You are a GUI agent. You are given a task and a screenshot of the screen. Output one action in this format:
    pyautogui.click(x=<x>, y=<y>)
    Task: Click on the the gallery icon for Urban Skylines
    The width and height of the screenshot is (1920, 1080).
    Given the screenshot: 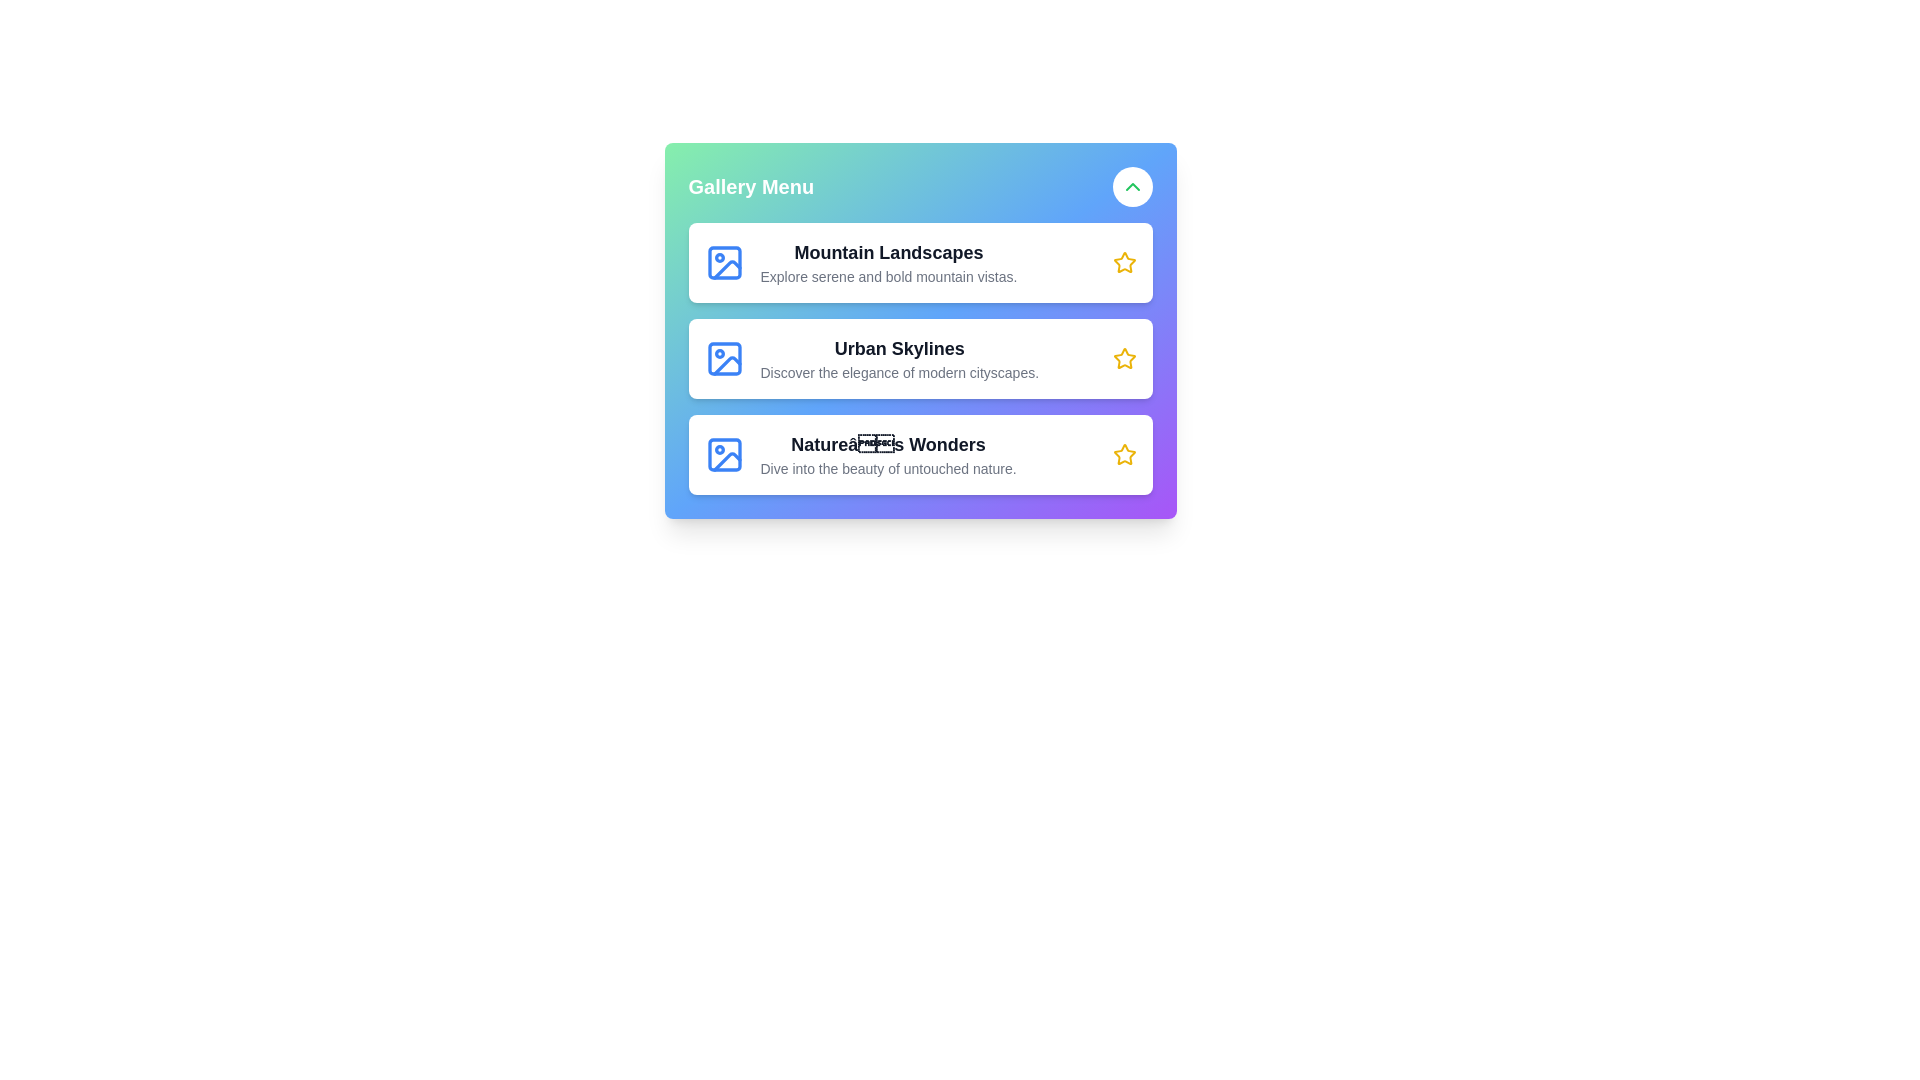 What is the action you would take?
    pyautogui.click(x=723, y=357)
    